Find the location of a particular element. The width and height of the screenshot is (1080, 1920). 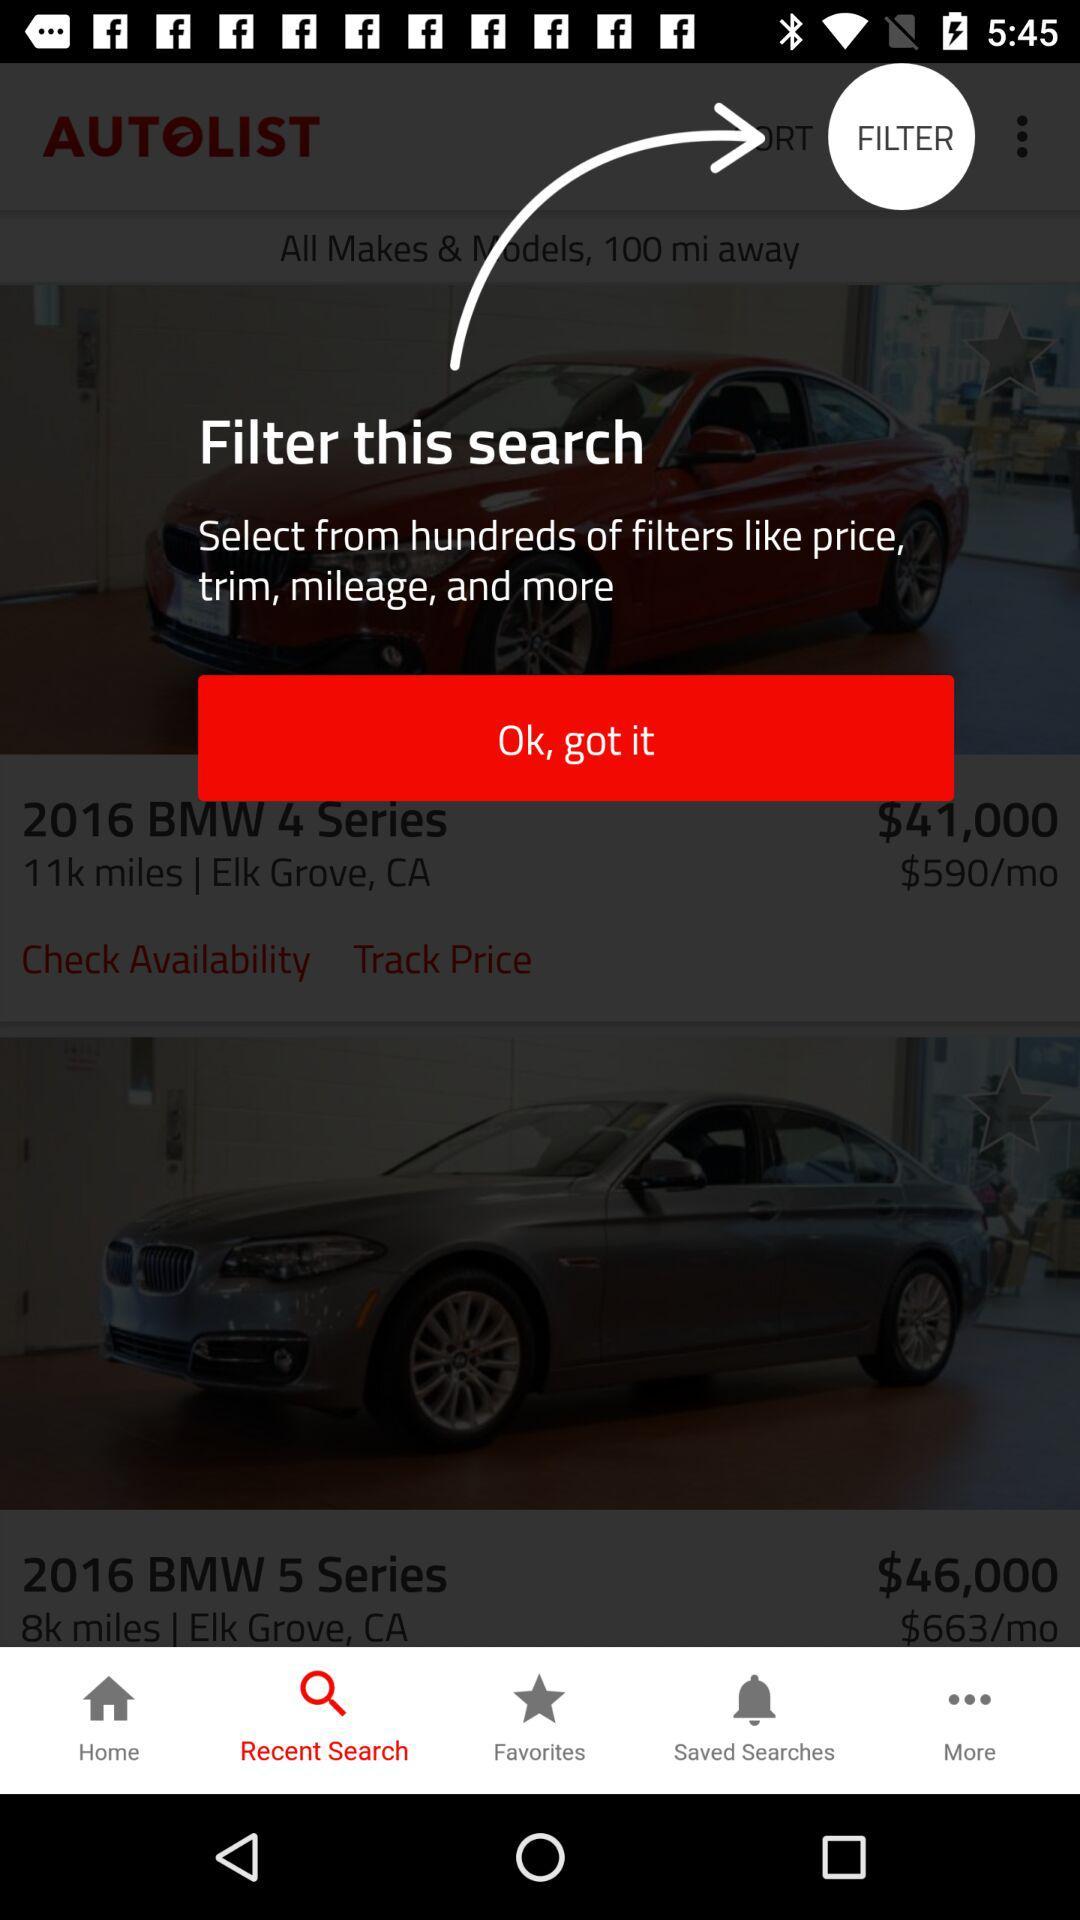

the item to the left of the filter item is located at coordinates (771, 135).